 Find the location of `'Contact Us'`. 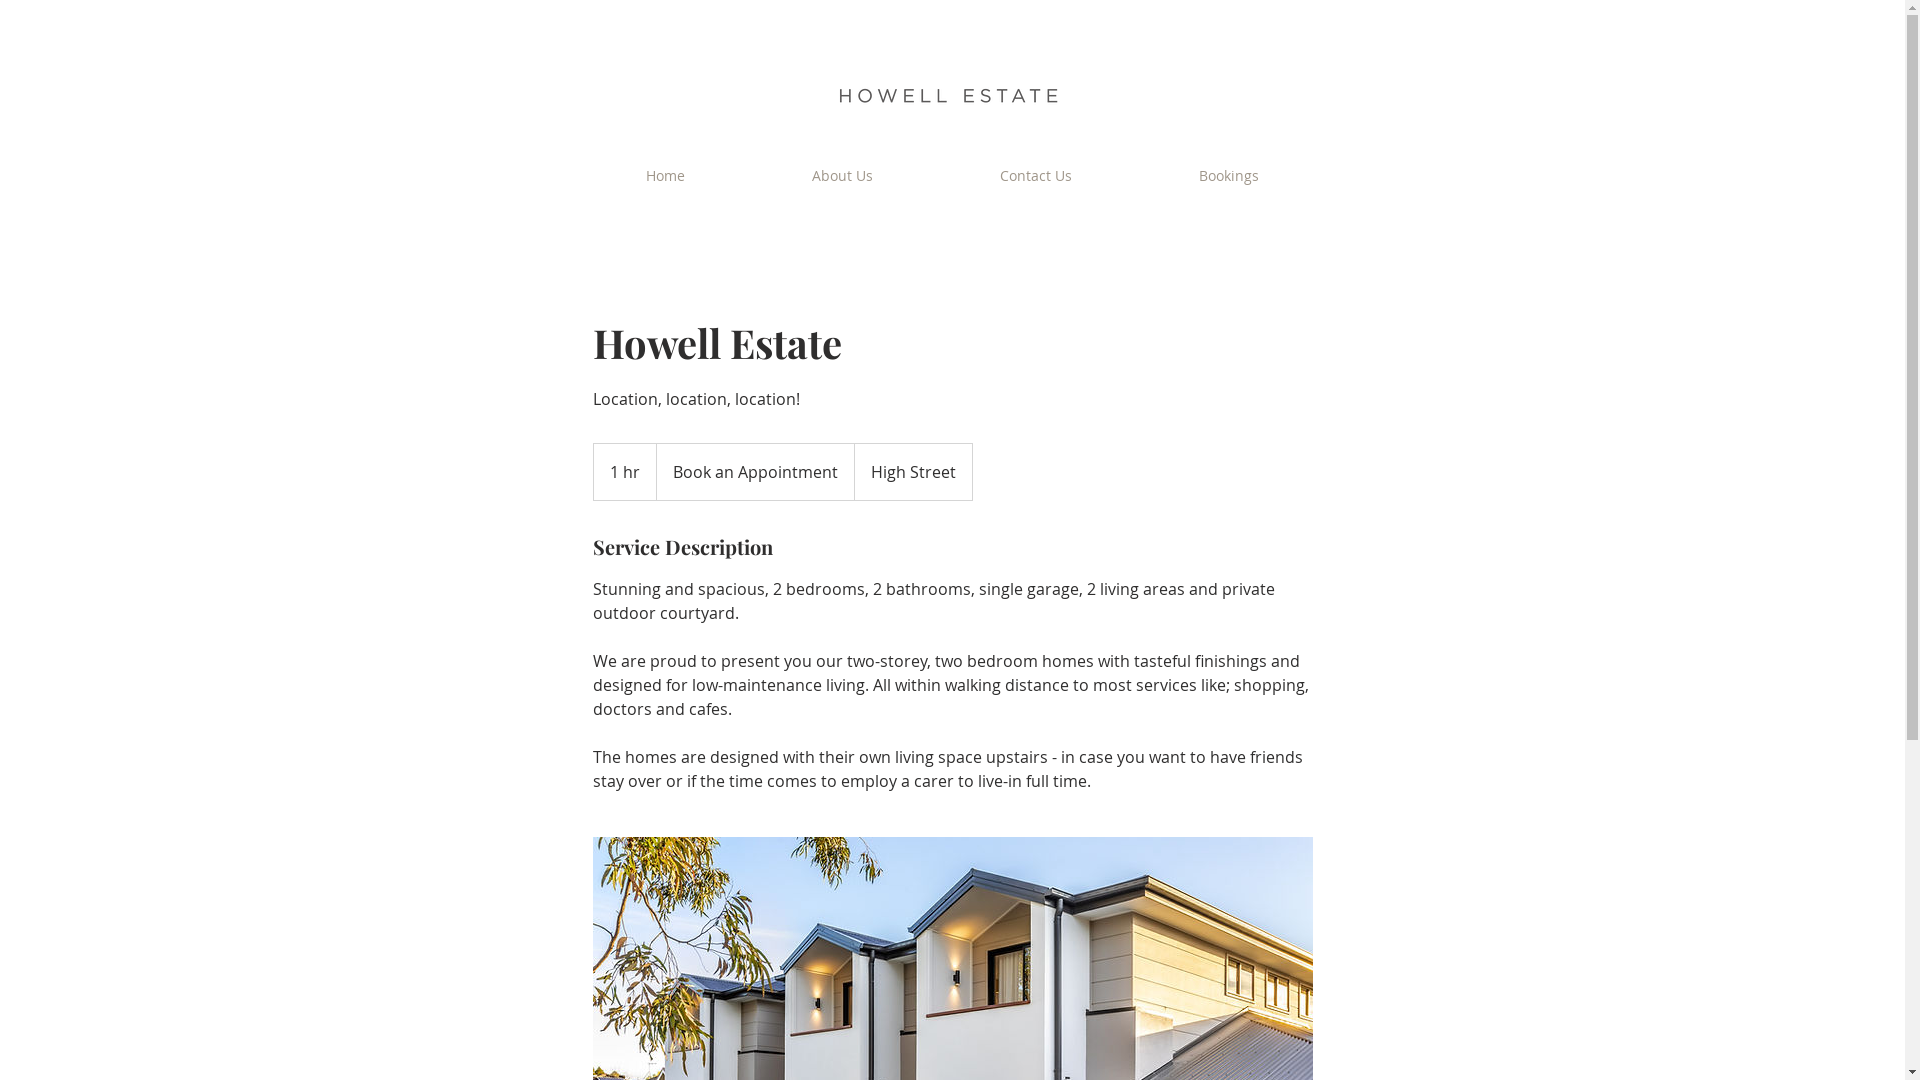

'Contact Us' is located at coordinates (1035, 175).